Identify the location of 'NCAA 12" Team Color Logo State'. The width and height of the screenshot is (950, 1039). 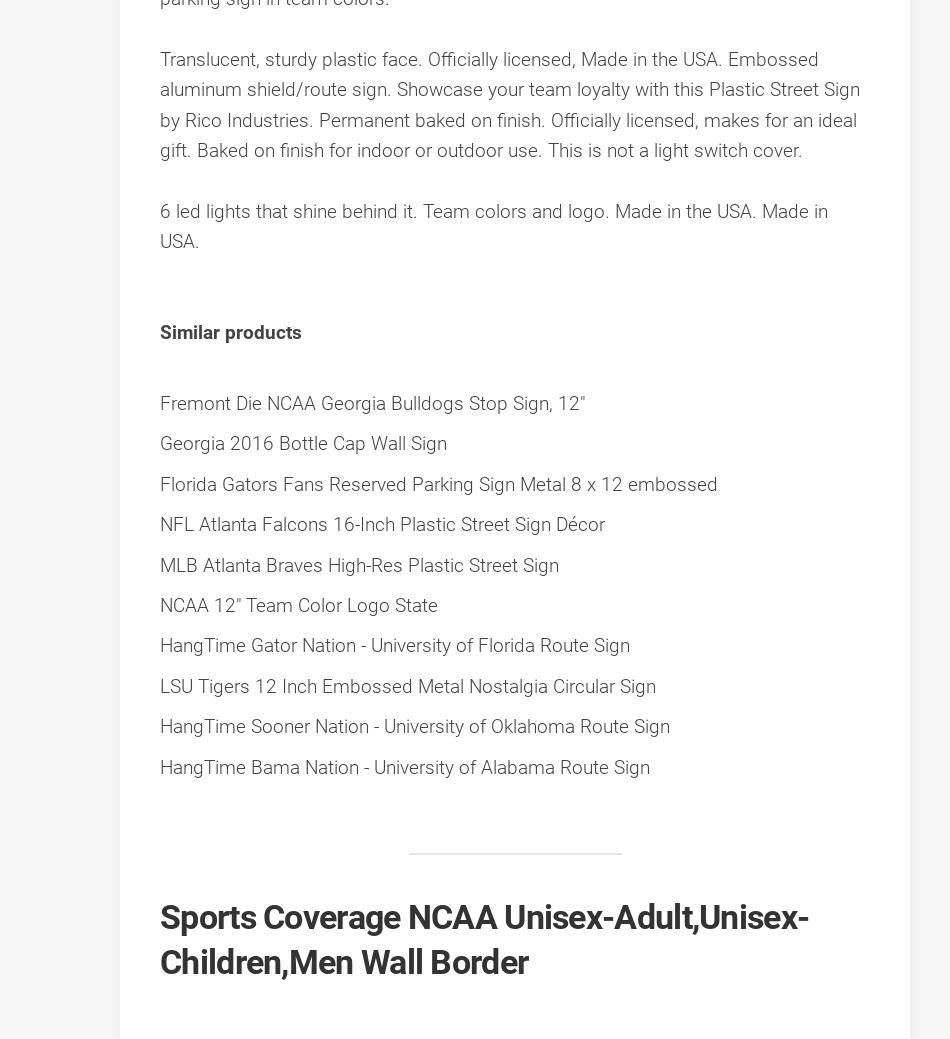
(297, 604).